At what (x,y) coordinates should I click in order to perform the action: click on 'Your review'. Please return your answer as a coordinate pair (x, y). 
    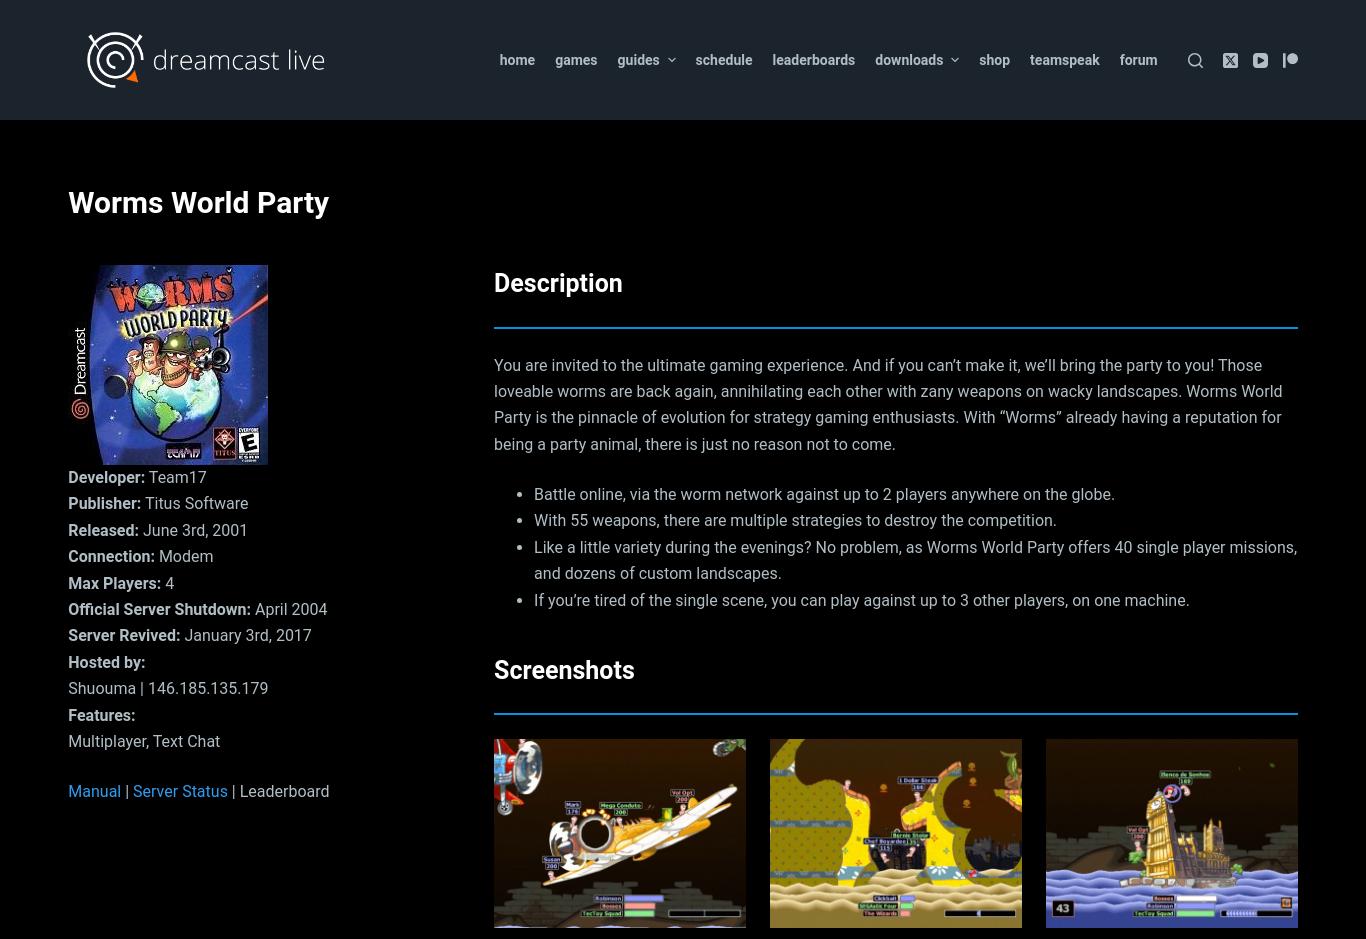
    Looking at the image, I should click on (530, 253).